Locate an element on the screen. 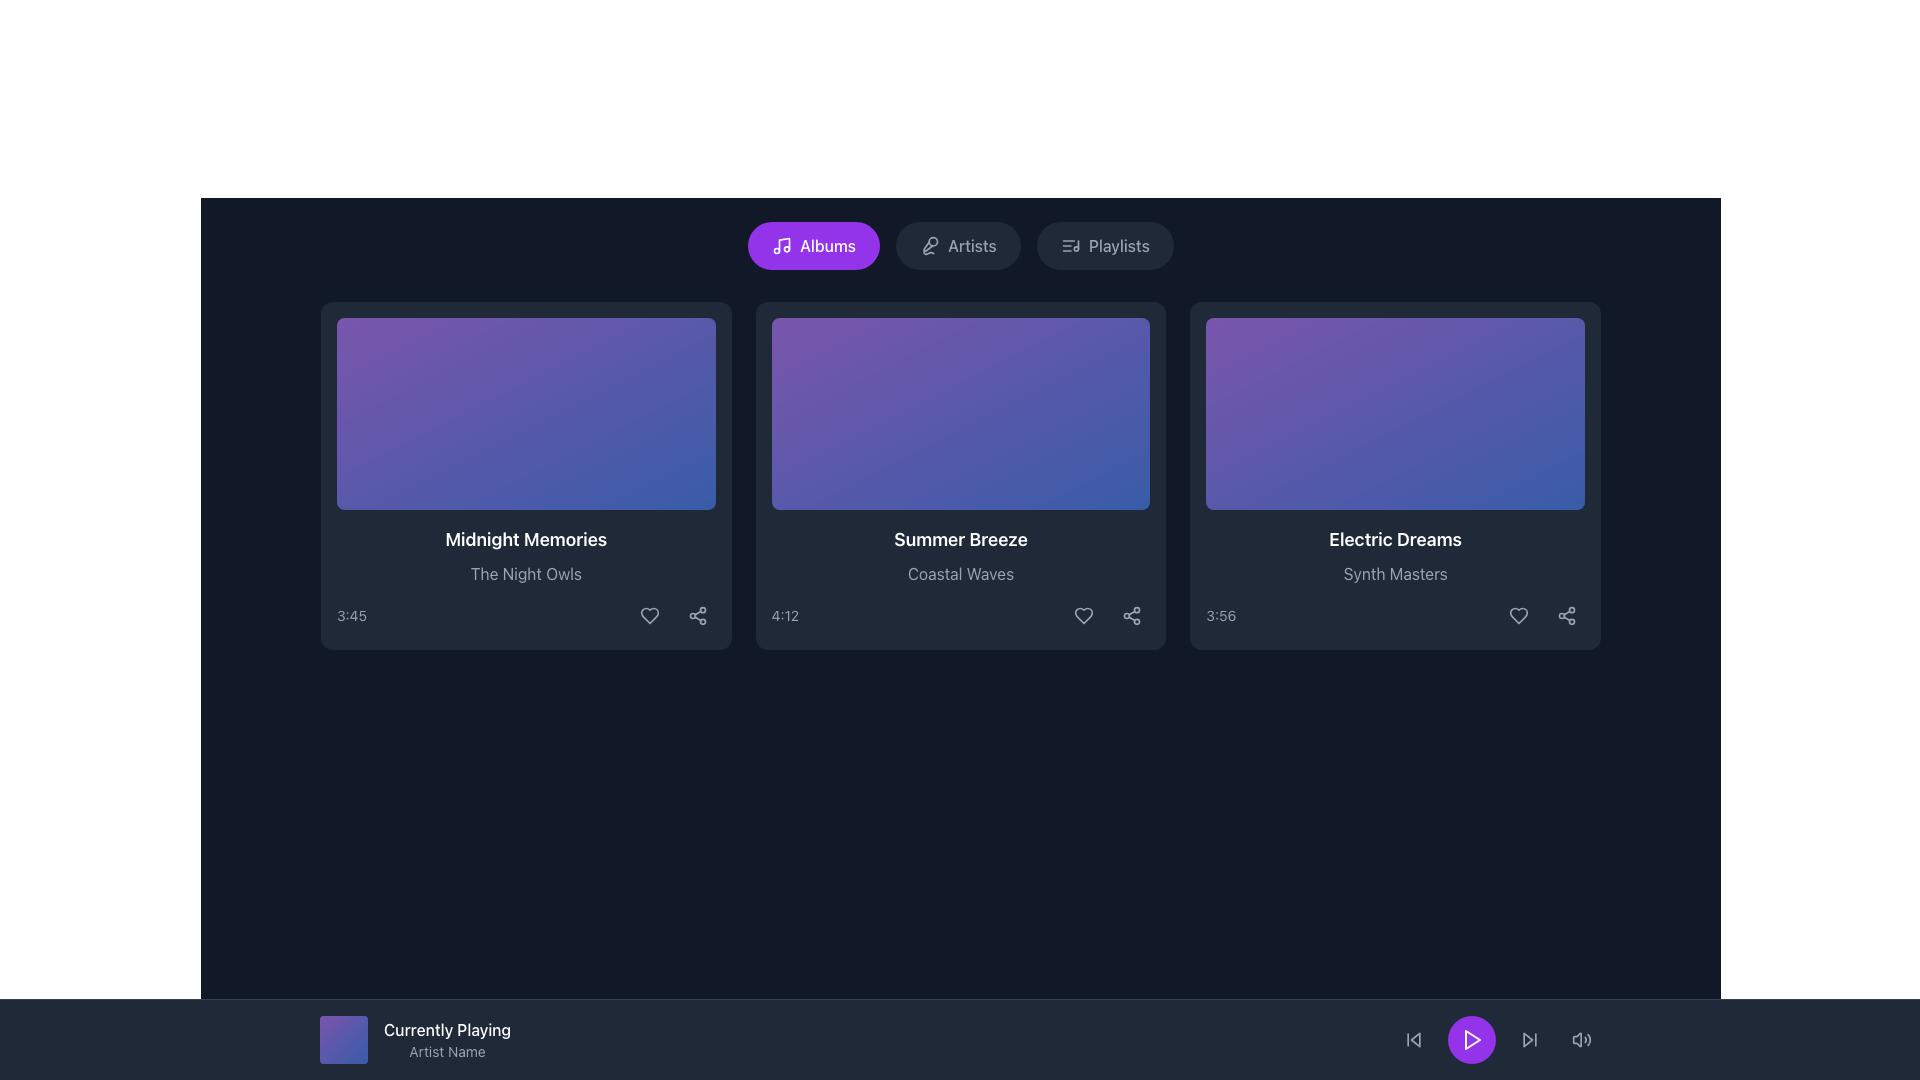  the heart icon located in the second position of the control group below the 'Summer Breeze' album card to like or unlike the album is located at coordinates (1083, 615).